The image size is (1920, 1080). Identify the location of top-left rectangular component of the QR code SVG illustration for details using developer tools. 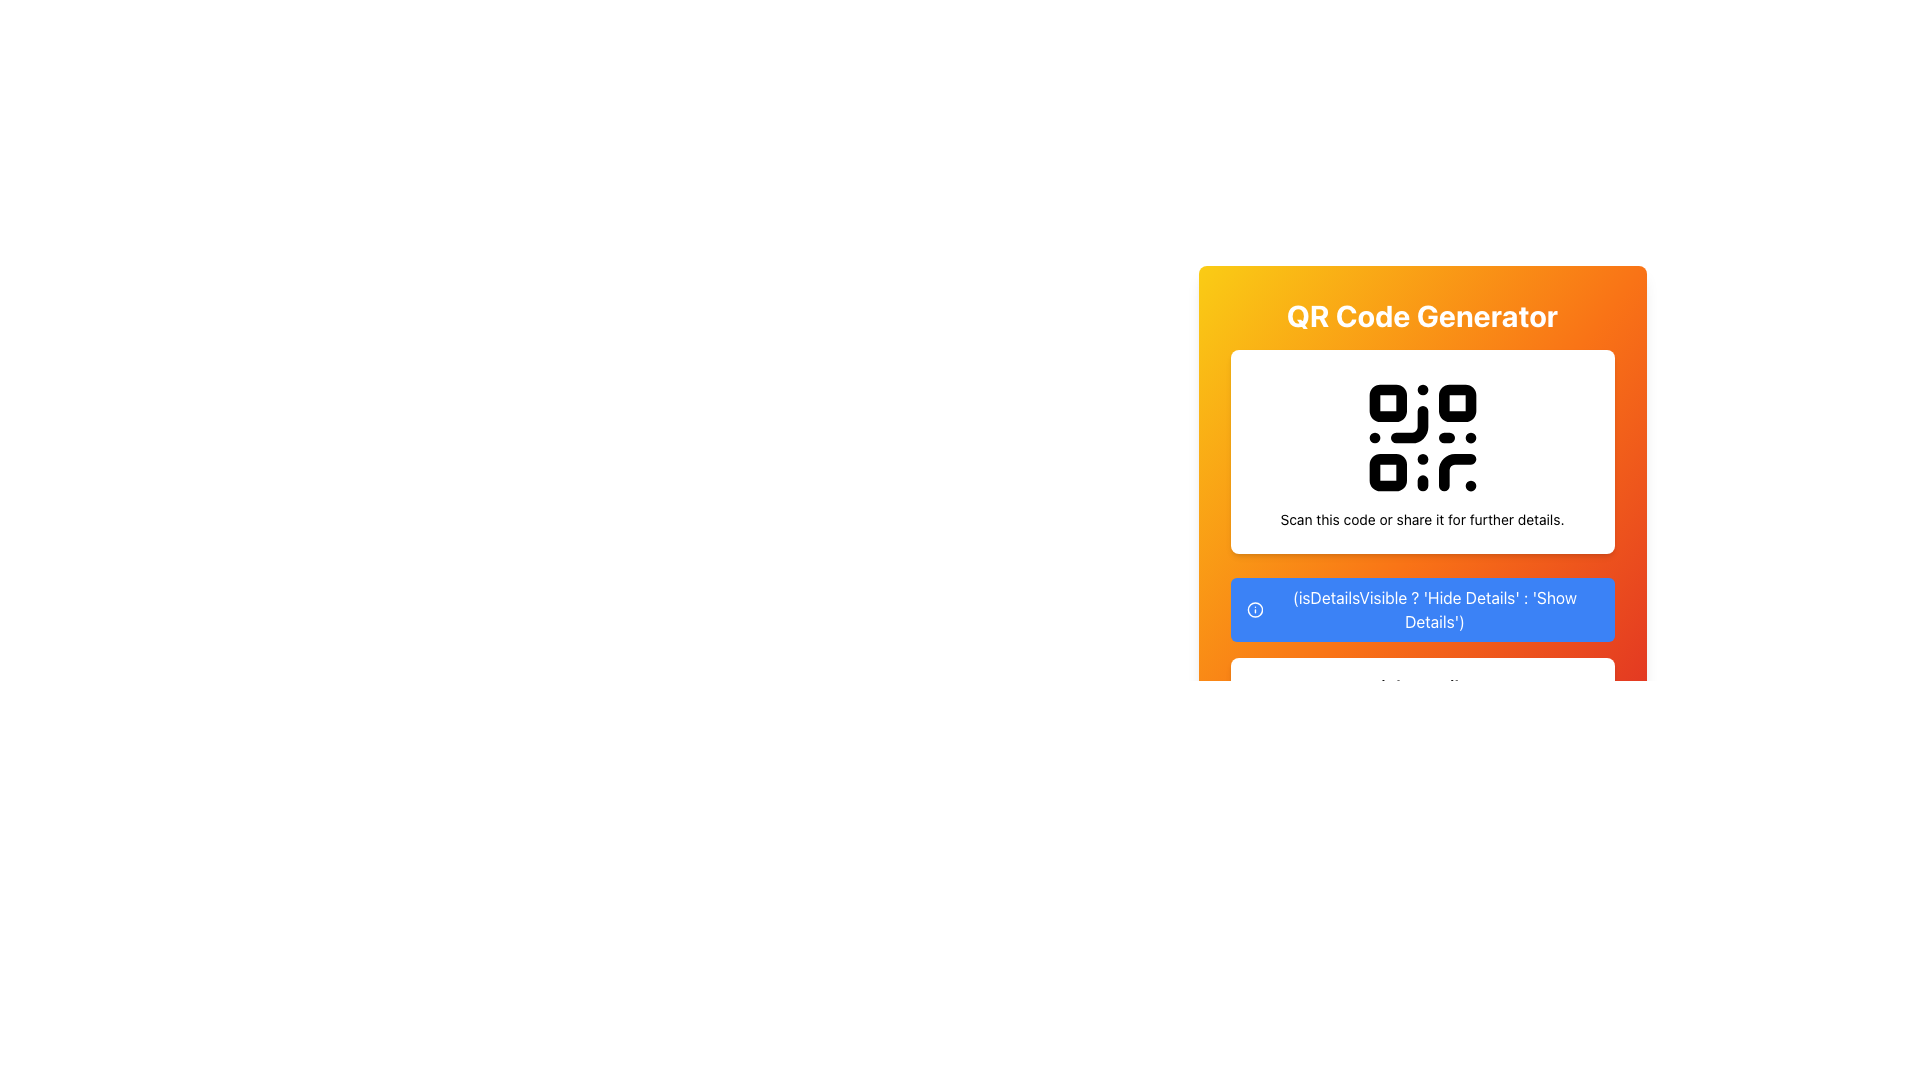
(1386, 403).